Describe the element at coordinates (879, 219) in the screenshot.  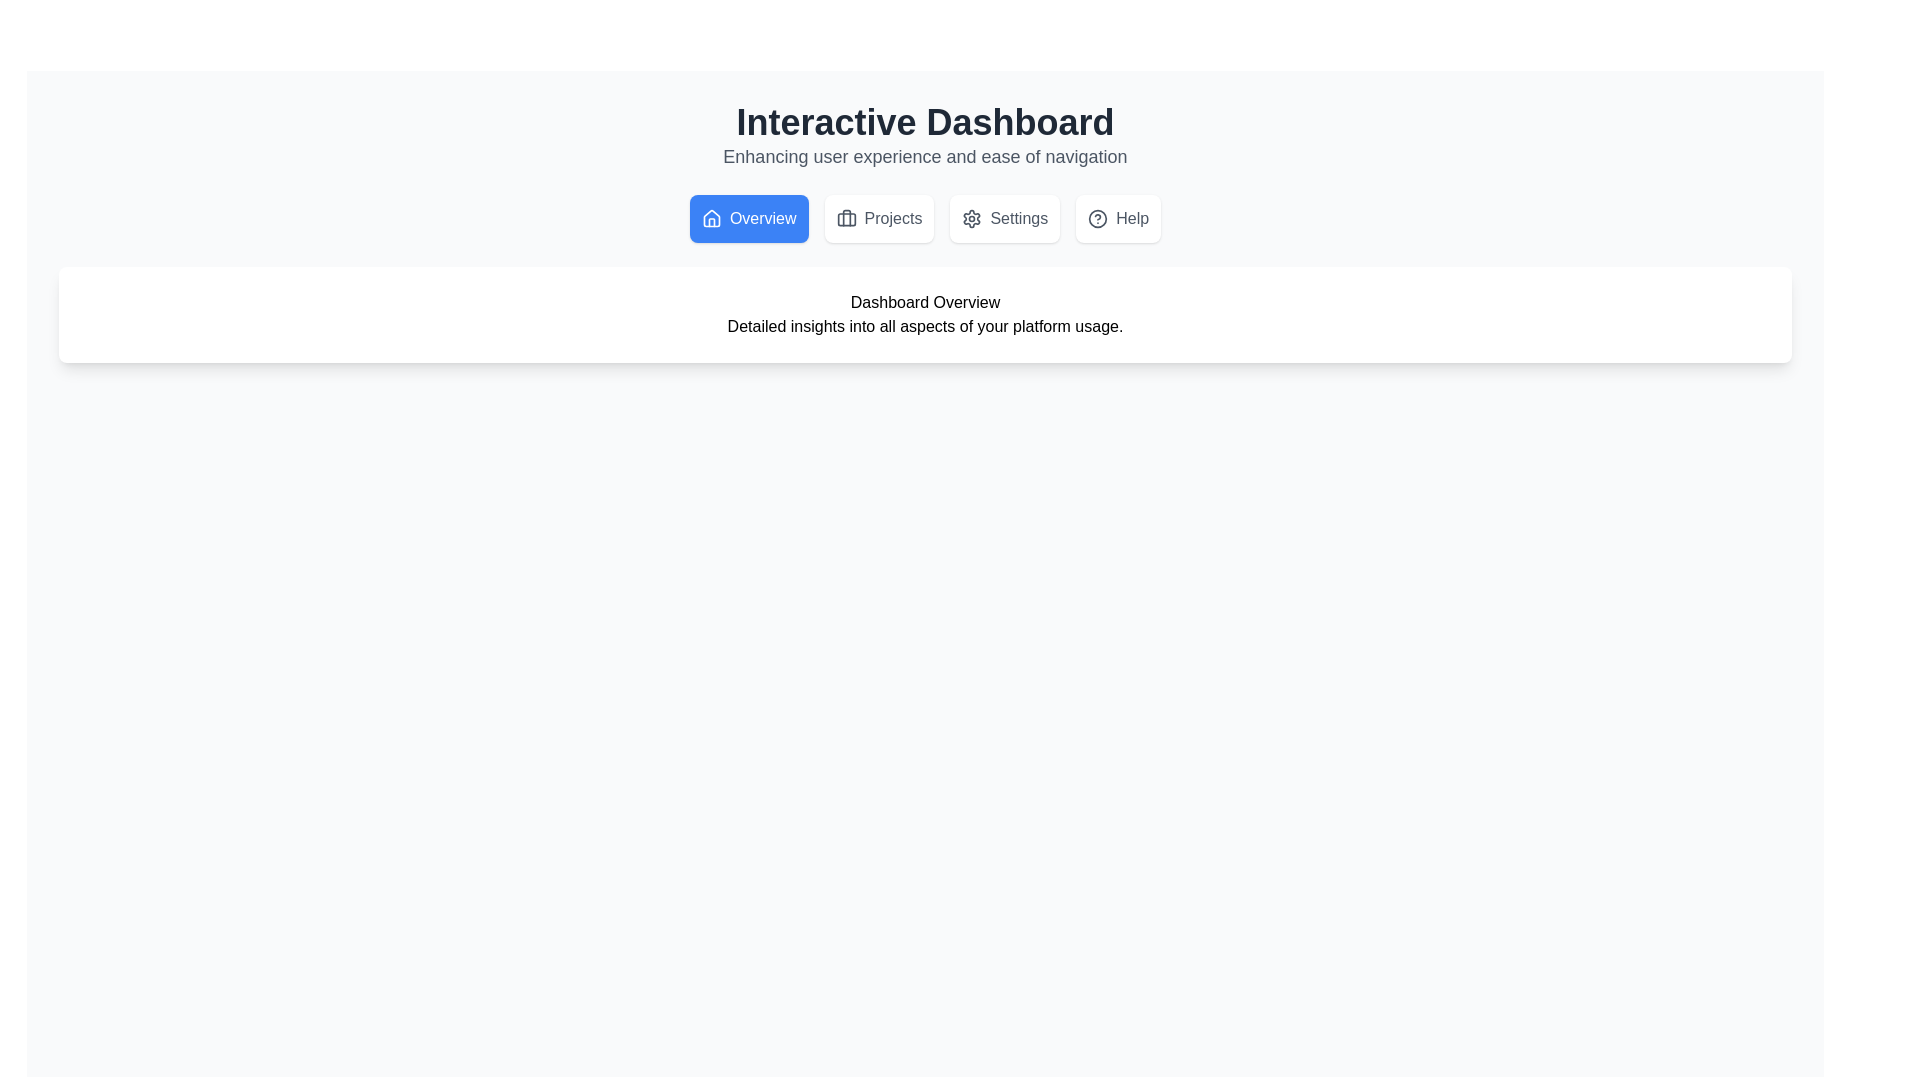
I see `the 'Projects' button, which is a rectangular button with a white background and gray text/icon, located in the row of buttons below 'Interactive Dashboard'` at that location.